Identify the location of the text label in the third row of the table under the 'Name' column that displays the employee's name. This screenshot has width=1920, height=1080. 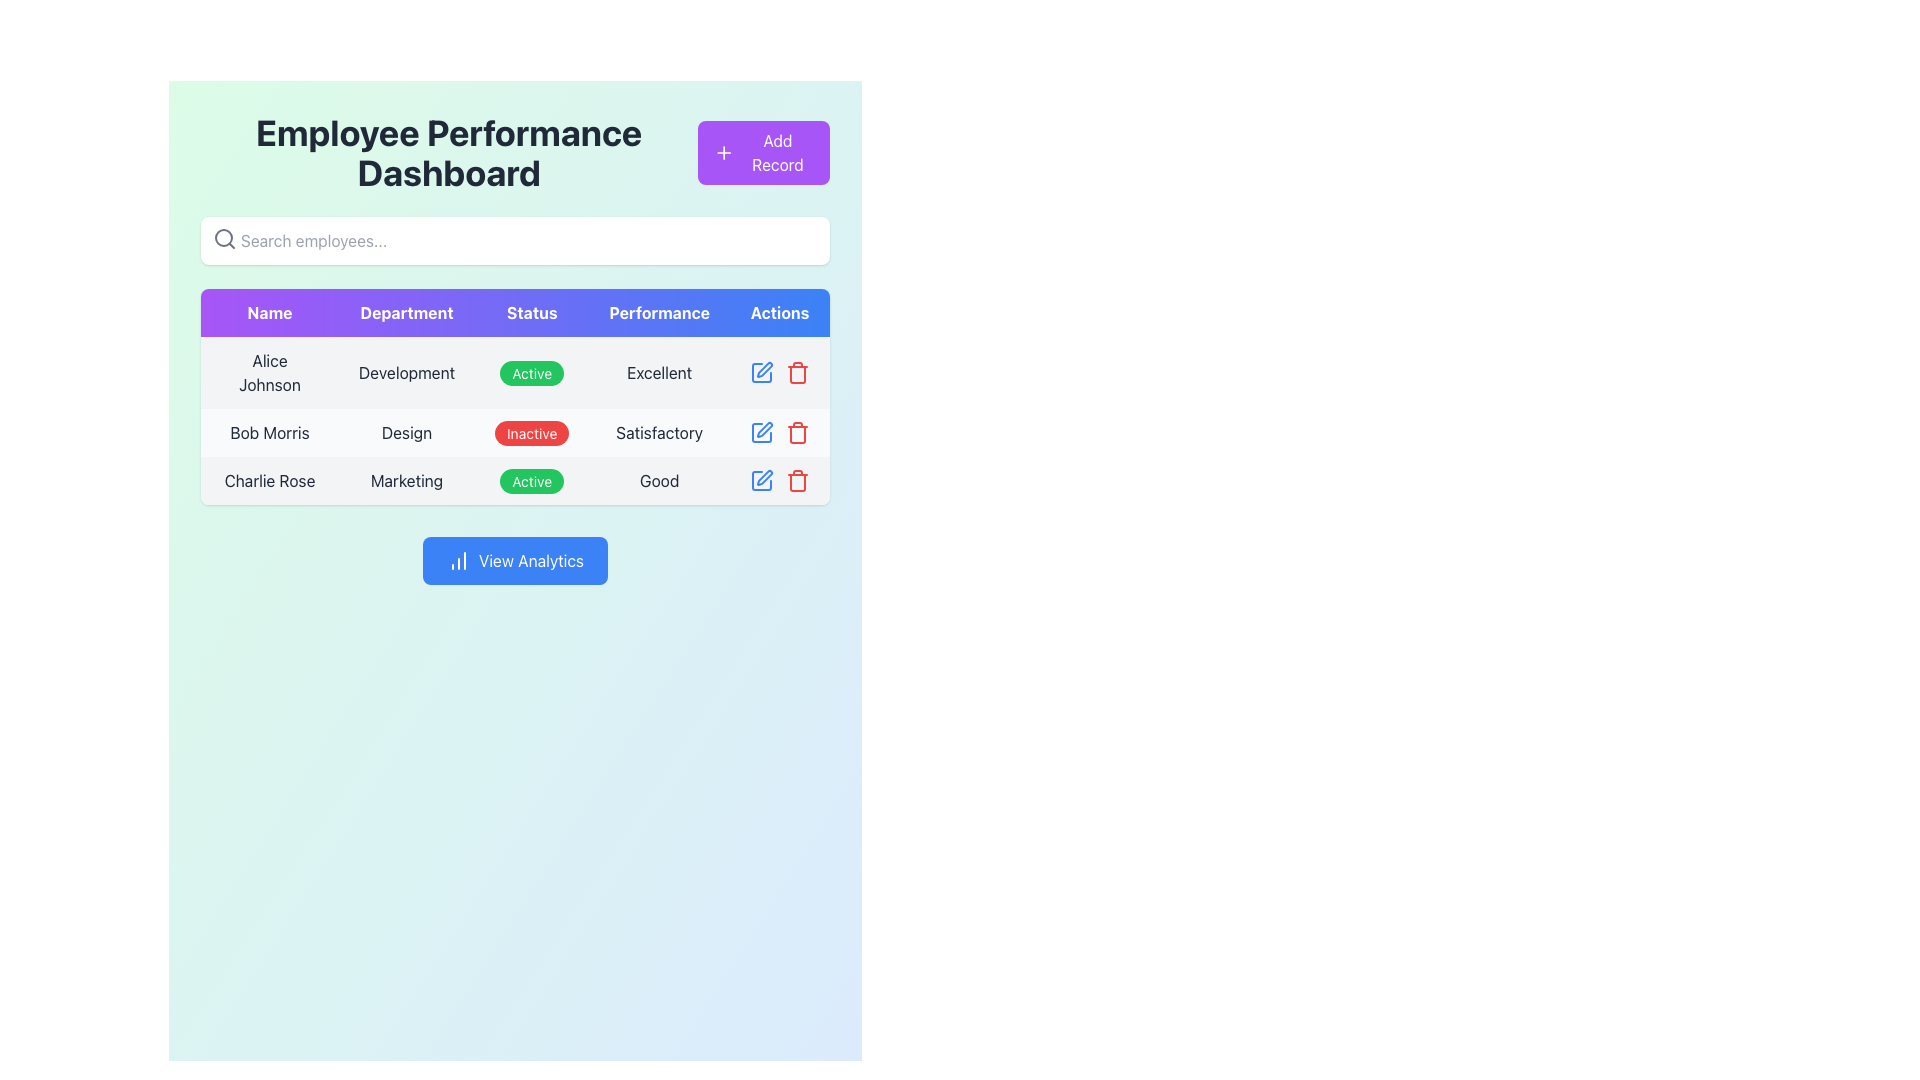
(268, 481).